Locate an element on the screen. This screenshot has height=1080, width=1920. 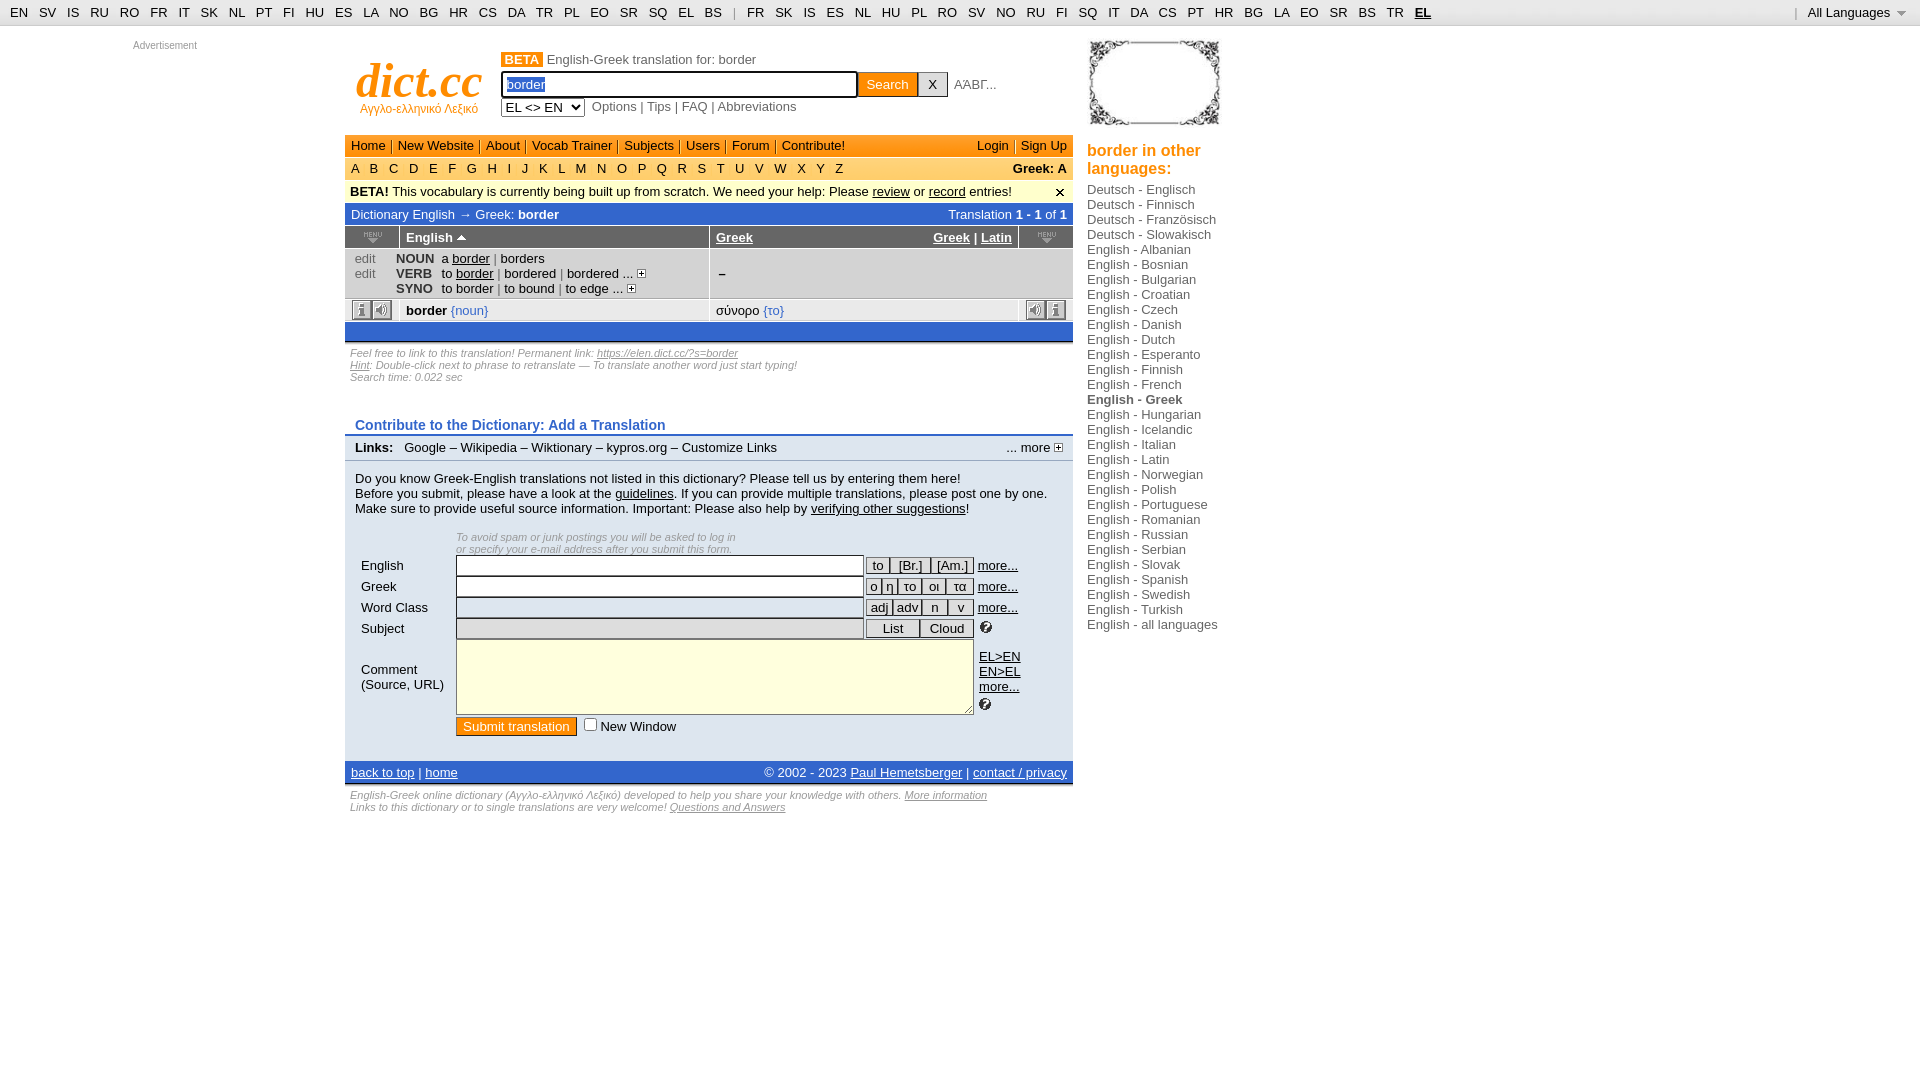
'to edge' is located at coordinates (585, 288).